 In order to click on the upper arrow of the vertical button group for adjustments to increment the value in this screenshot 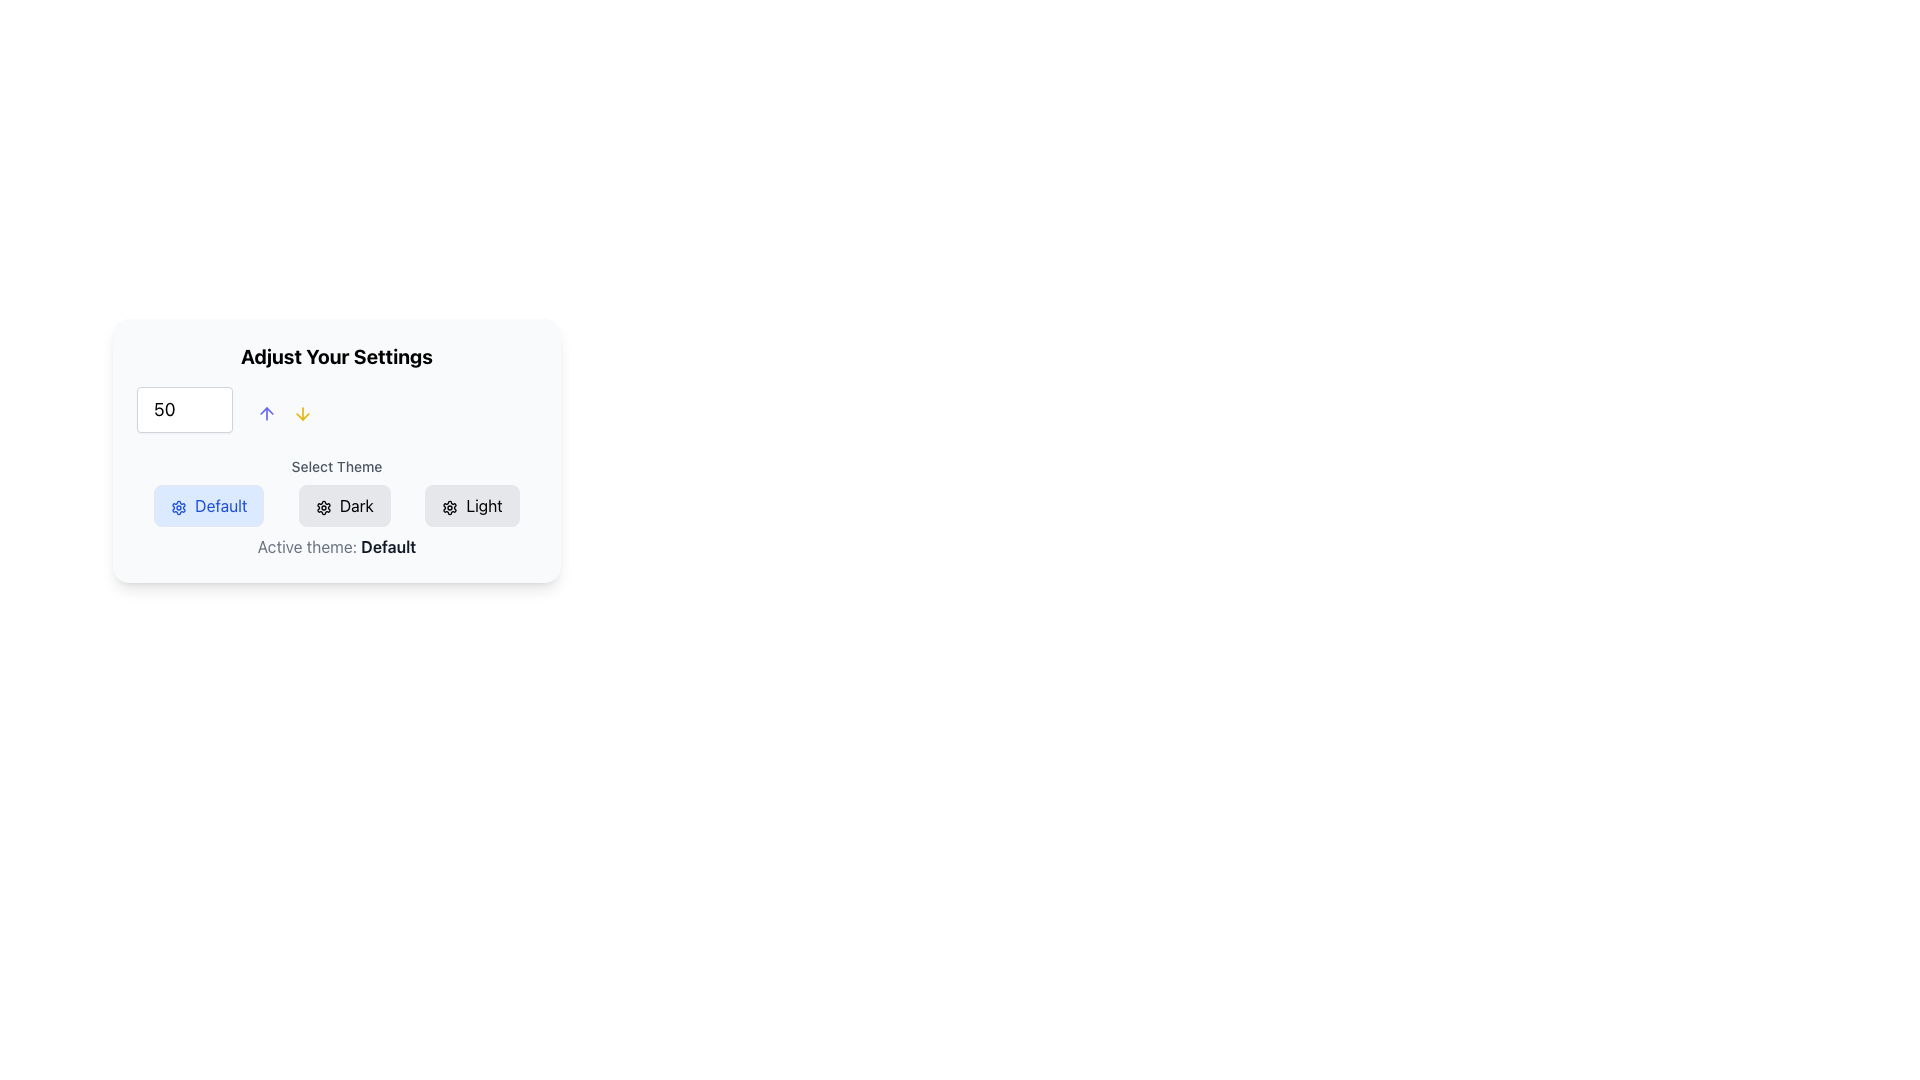, I will do `click(283, 408)`.